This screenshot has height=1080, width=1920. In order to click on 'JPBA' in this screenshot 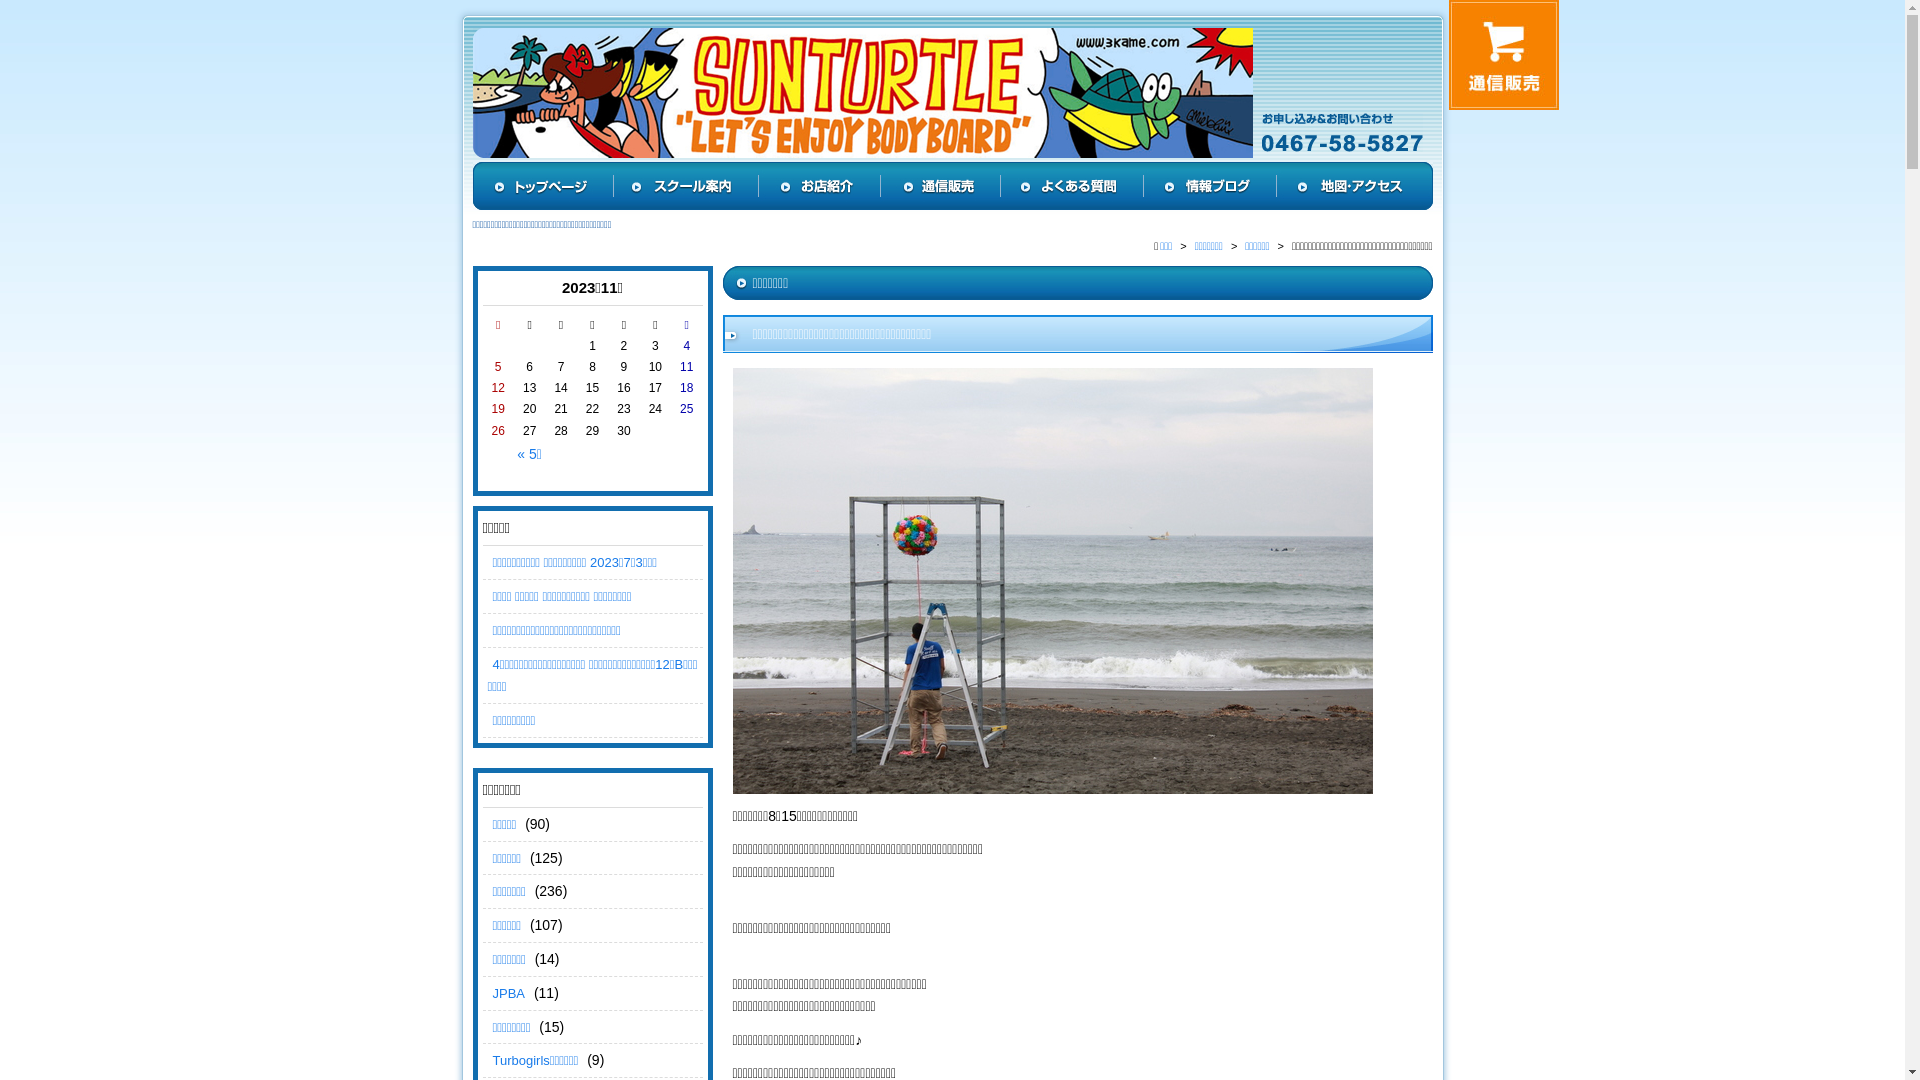, I will do `click(509, 993)`.